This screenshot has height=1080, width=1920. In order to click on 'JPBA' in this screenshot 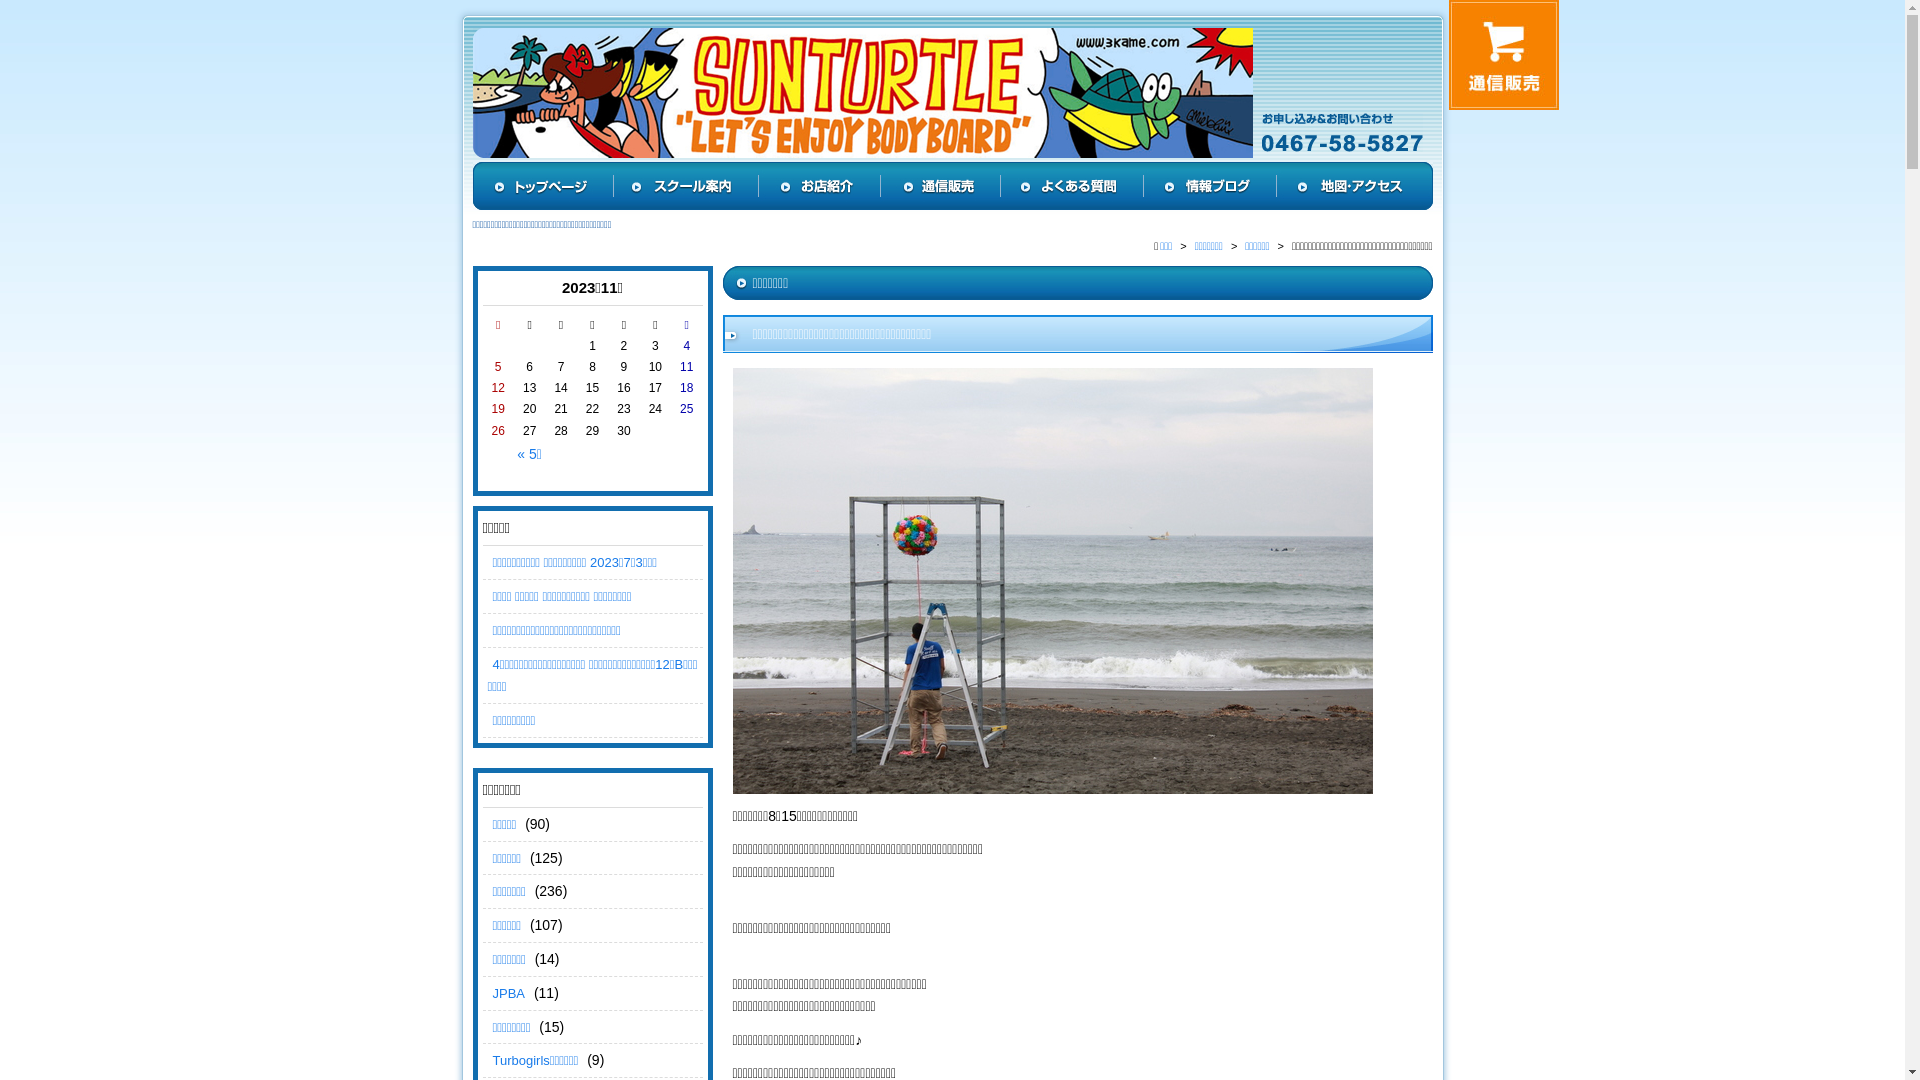, I will do `click(509, 993)`.